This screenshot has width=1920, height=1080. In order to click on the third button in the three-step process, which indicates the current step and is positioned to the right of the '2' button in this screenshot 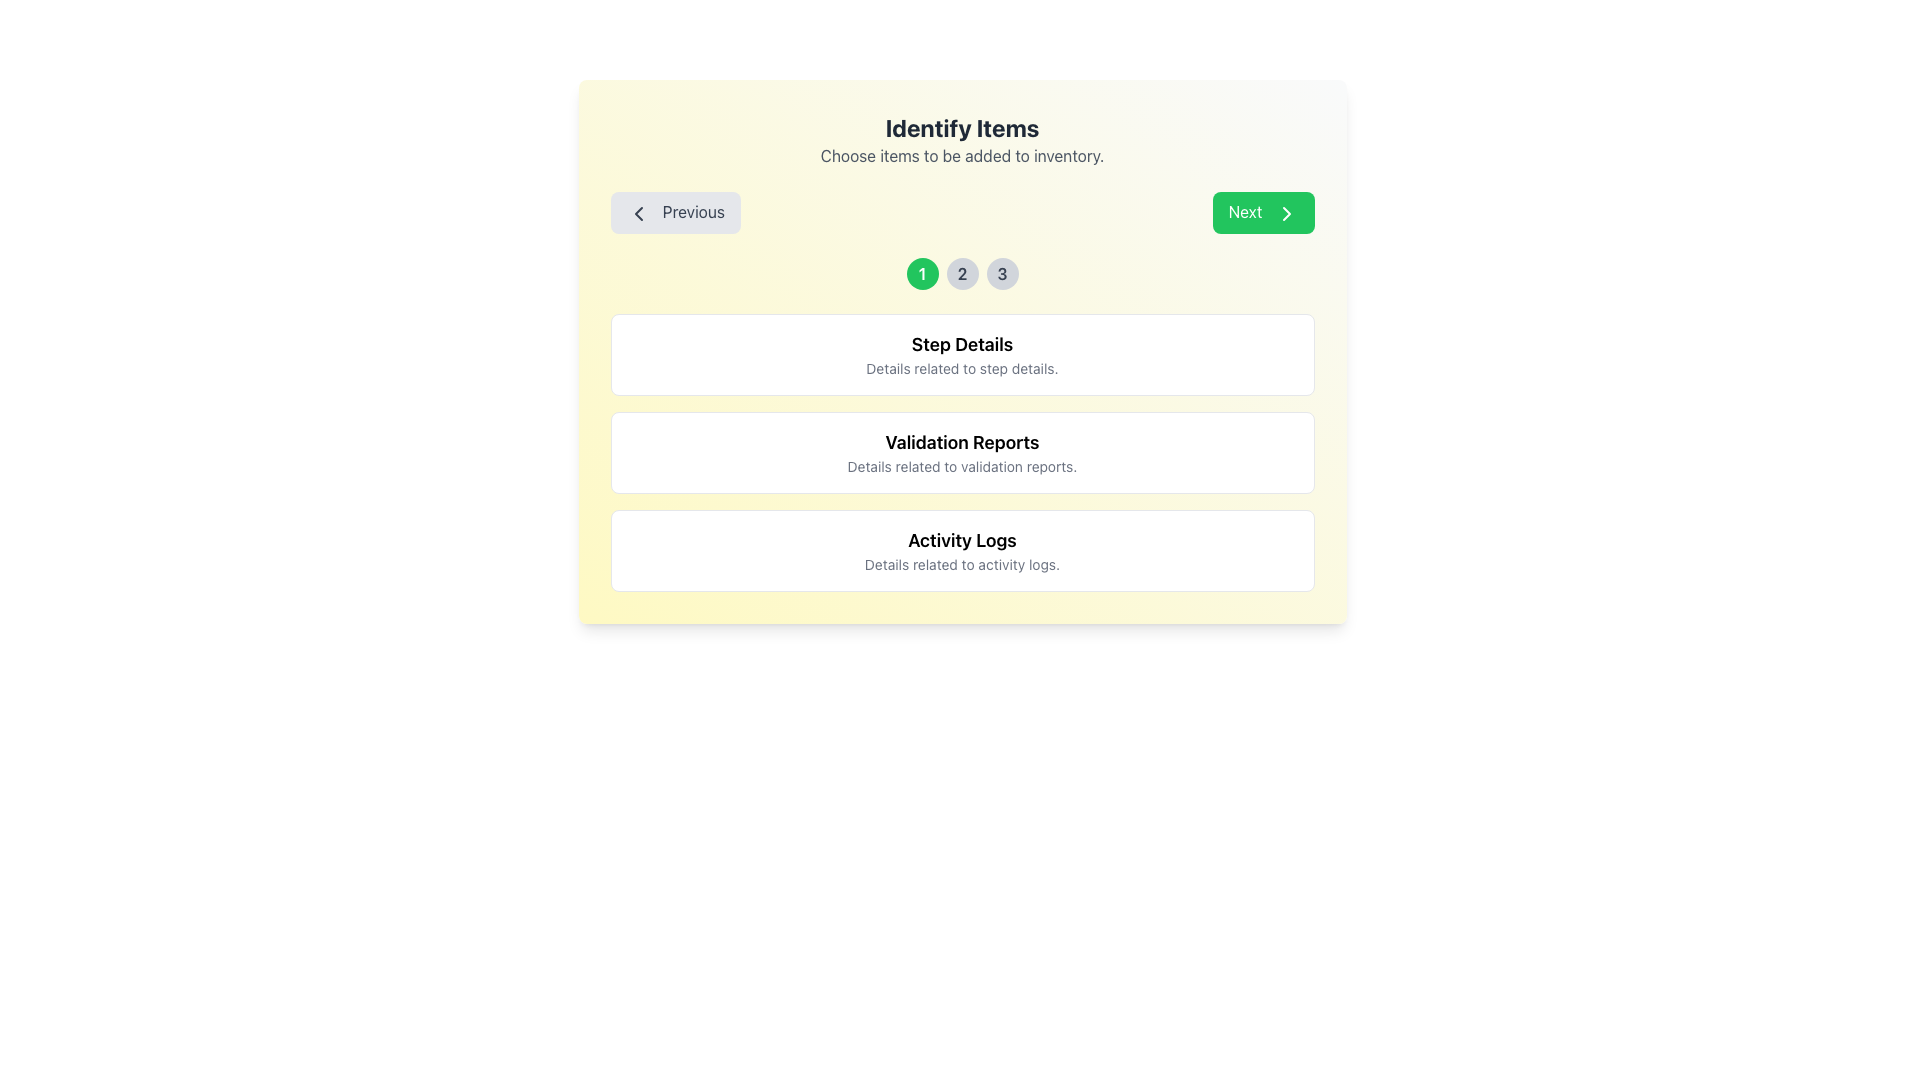, I will do `click(1002, 273)`.